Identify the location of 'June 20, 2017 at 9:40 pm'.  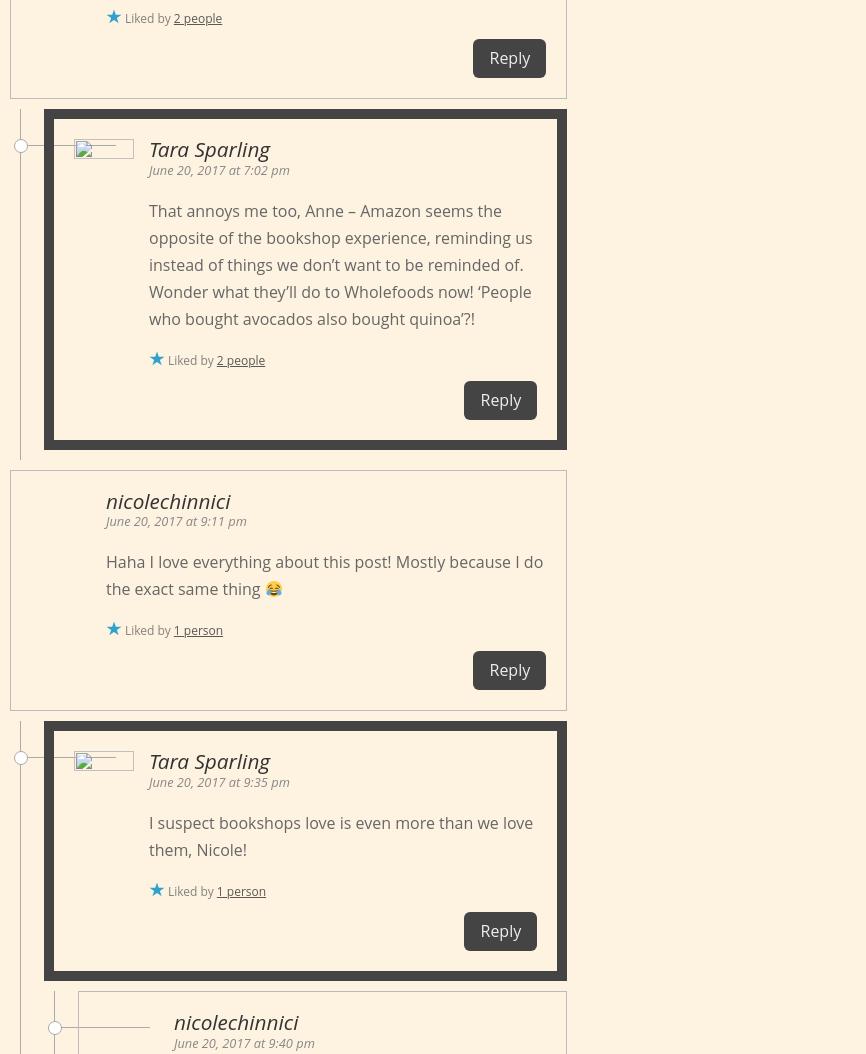
(243, 1040).